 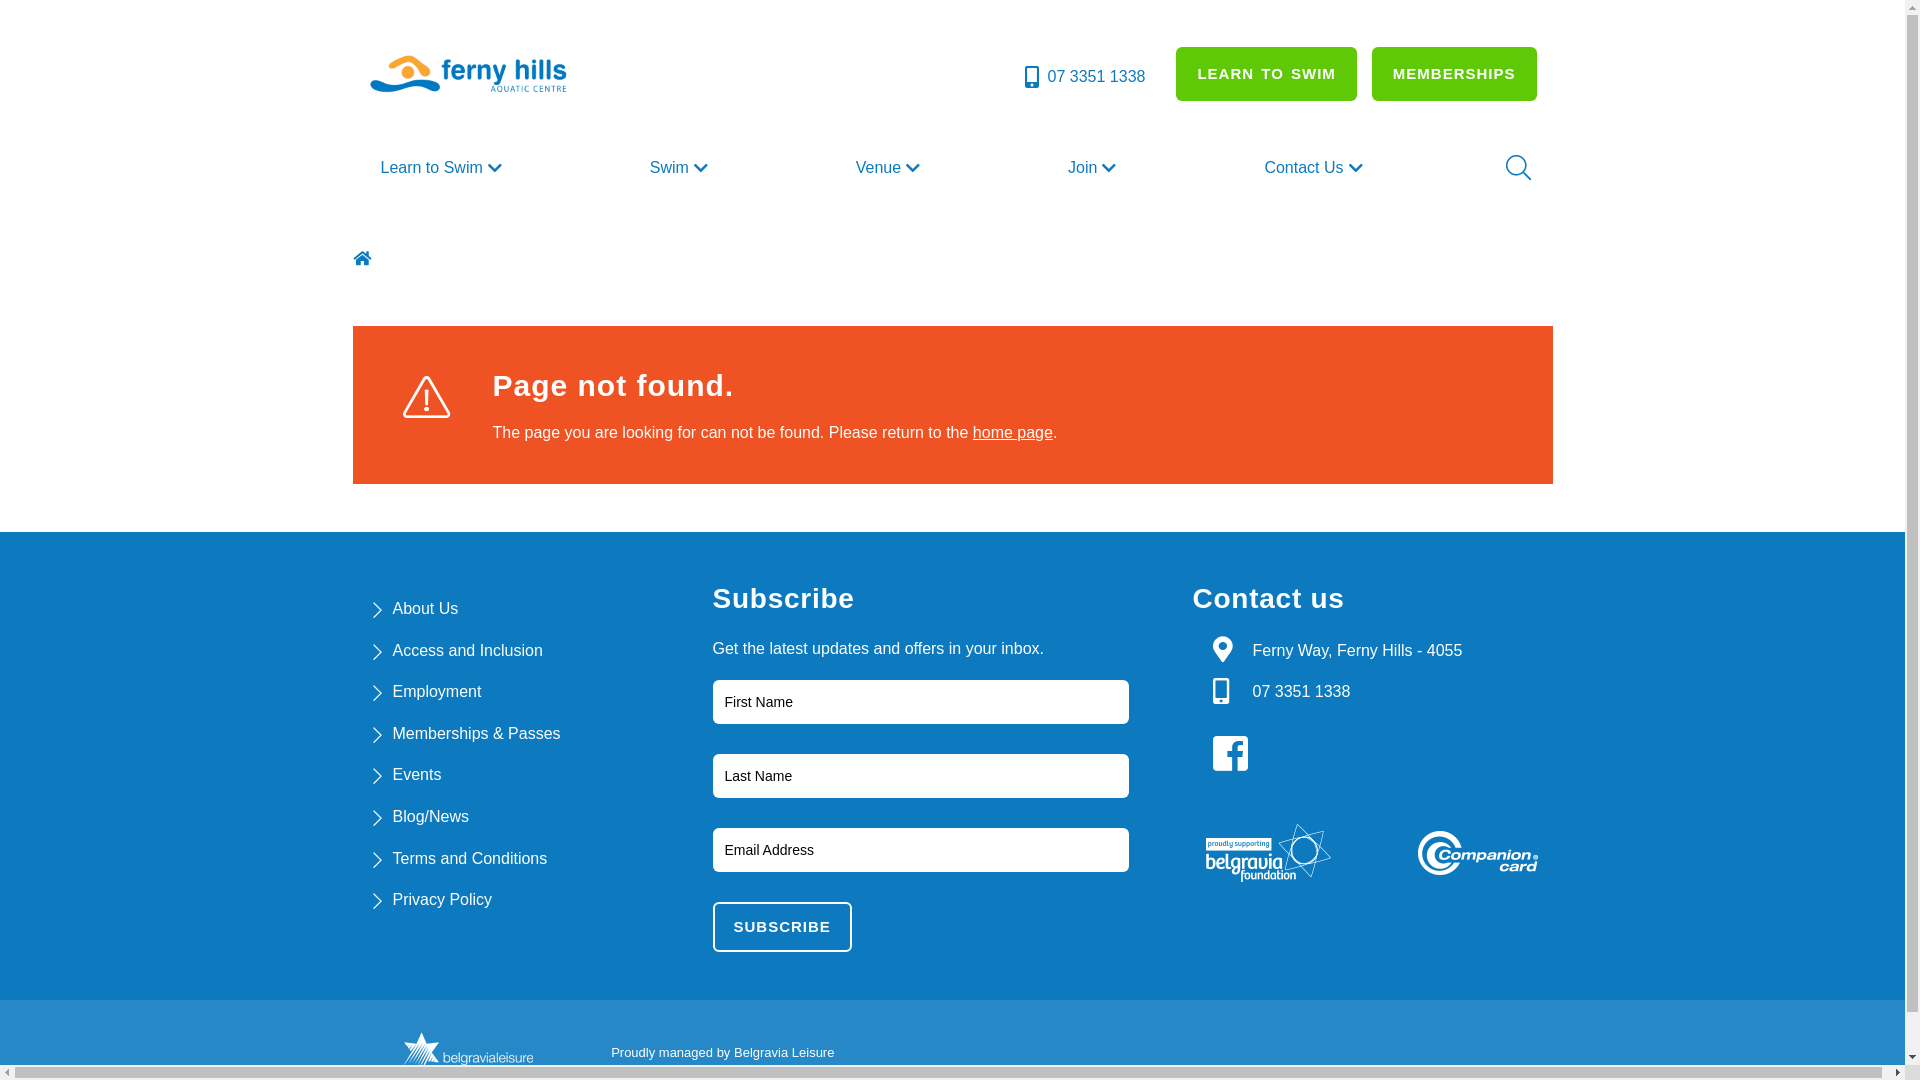 What do you see at coordinates (392, 898) in the screenshot?
I see `'Privacy Policy'` at bounding box center [392, 898].